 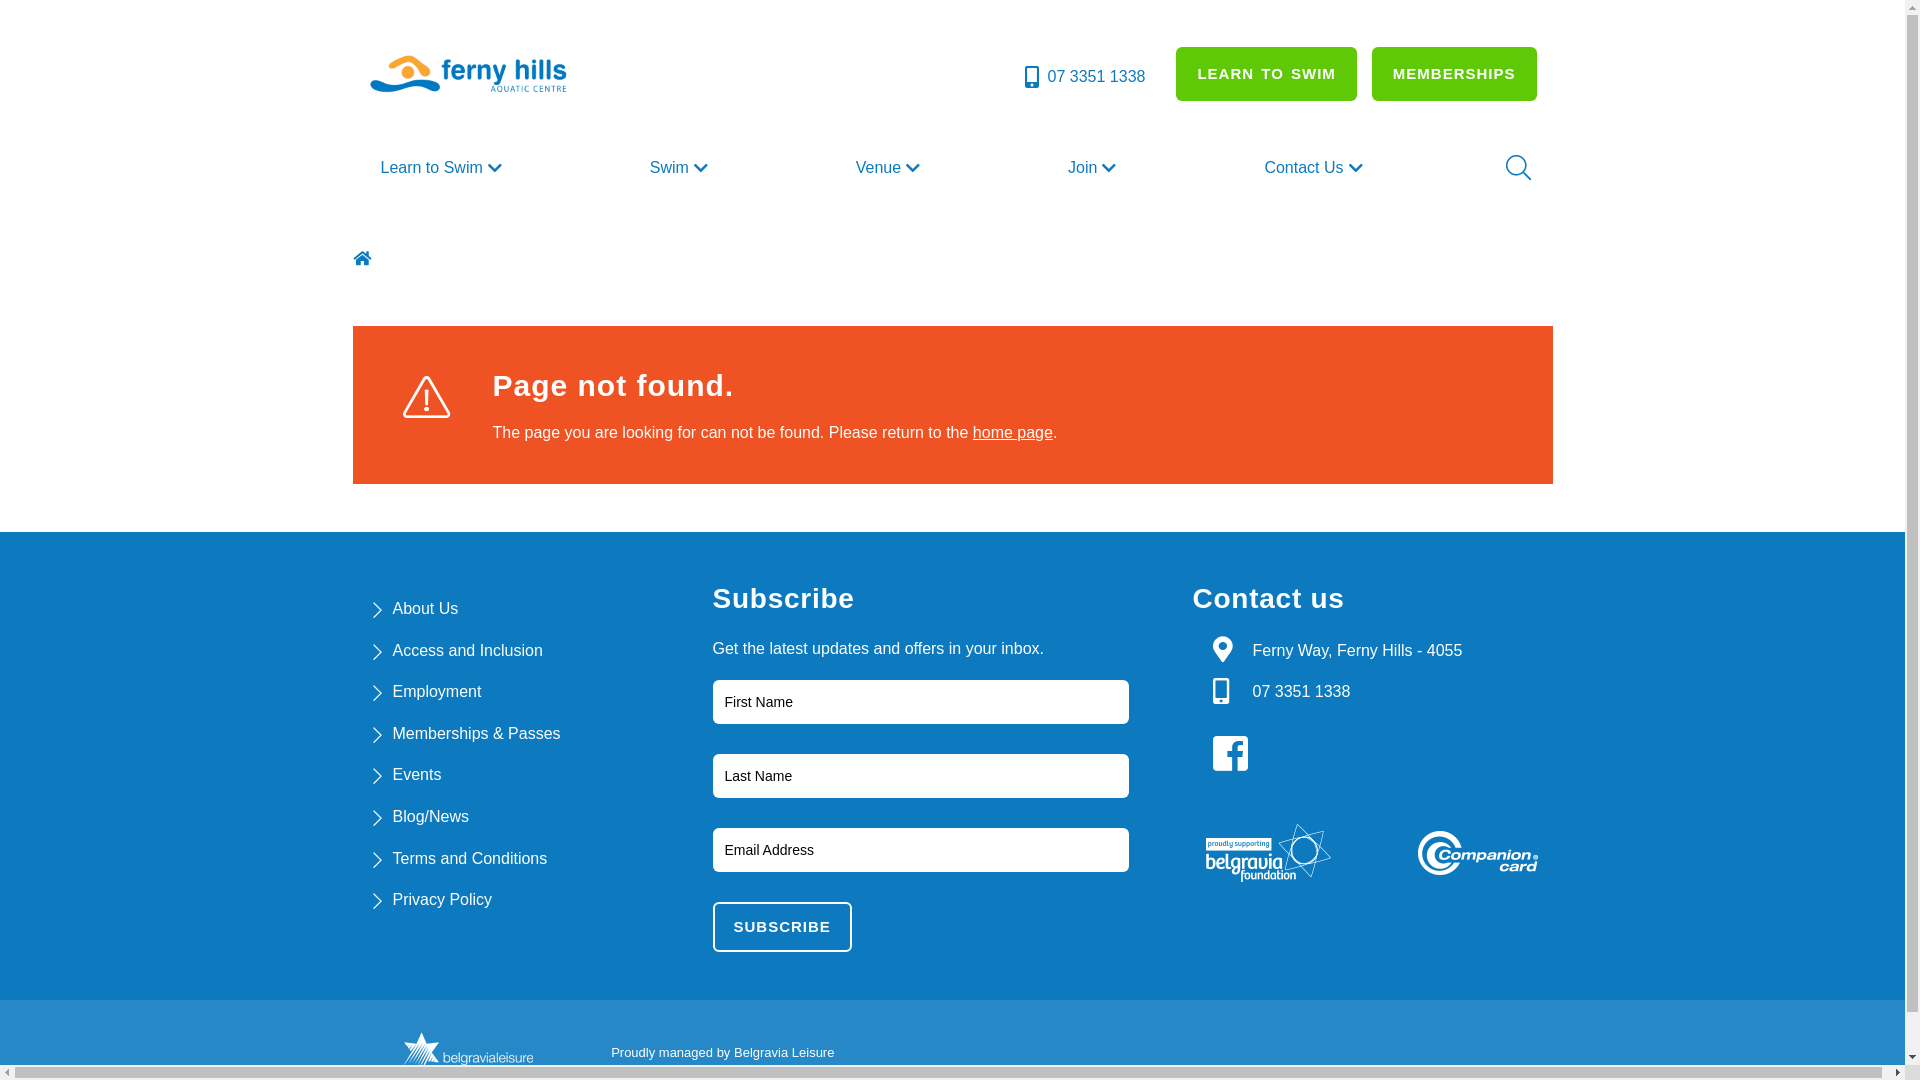 What do you see at coordinates (392, 898) in the screenshot?
I see `'Privacy Policy'` at bounding box center [392, 898].